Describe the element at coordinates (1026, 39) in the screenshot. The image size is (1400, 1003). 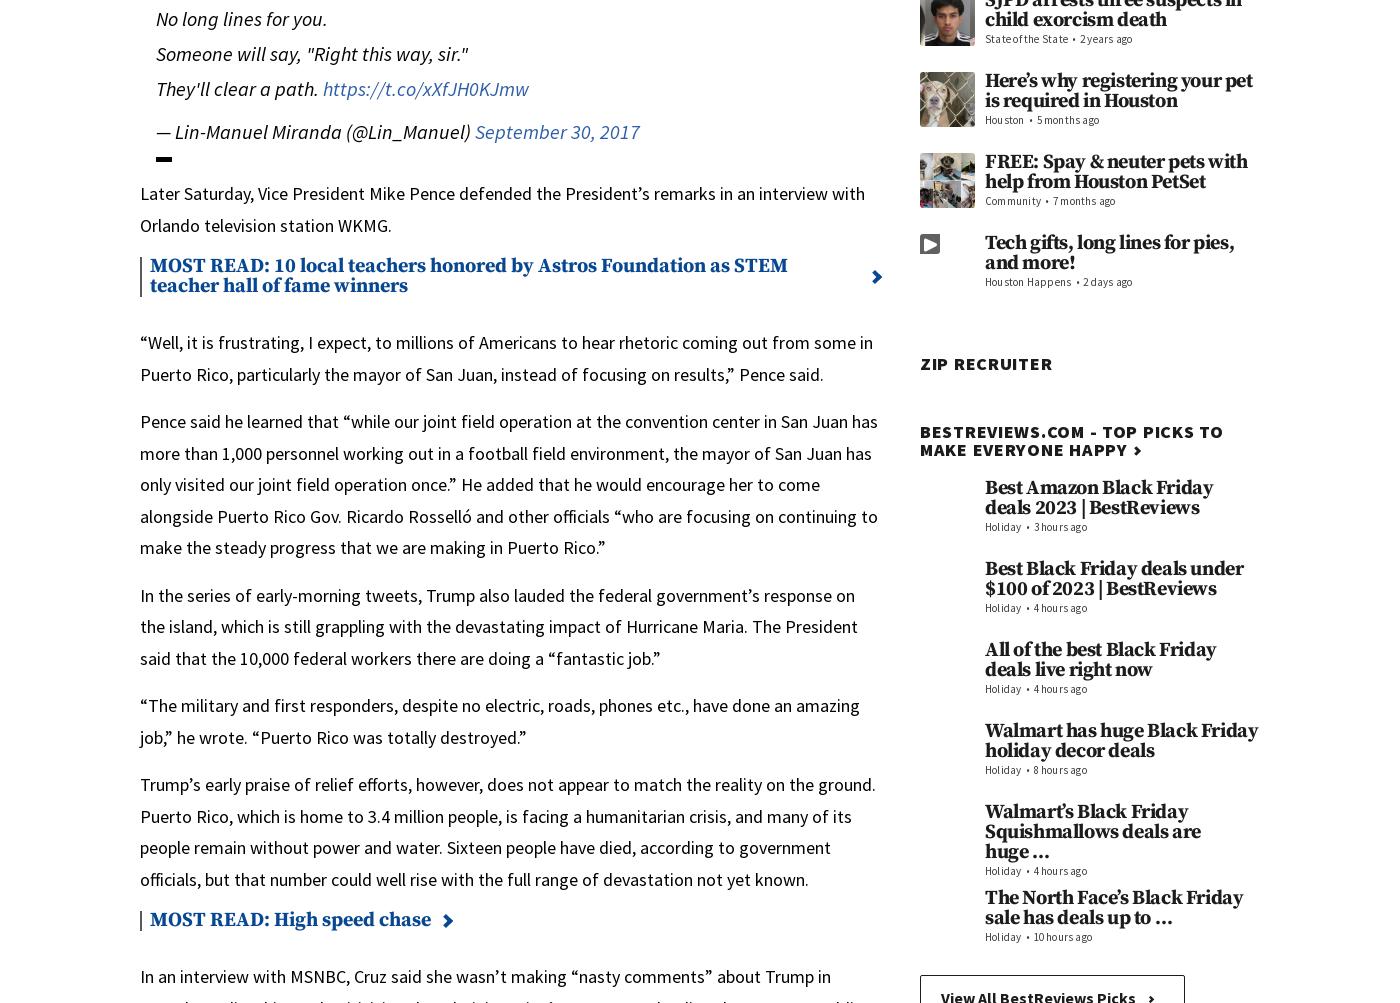
I see `'State of the State'` at that location.